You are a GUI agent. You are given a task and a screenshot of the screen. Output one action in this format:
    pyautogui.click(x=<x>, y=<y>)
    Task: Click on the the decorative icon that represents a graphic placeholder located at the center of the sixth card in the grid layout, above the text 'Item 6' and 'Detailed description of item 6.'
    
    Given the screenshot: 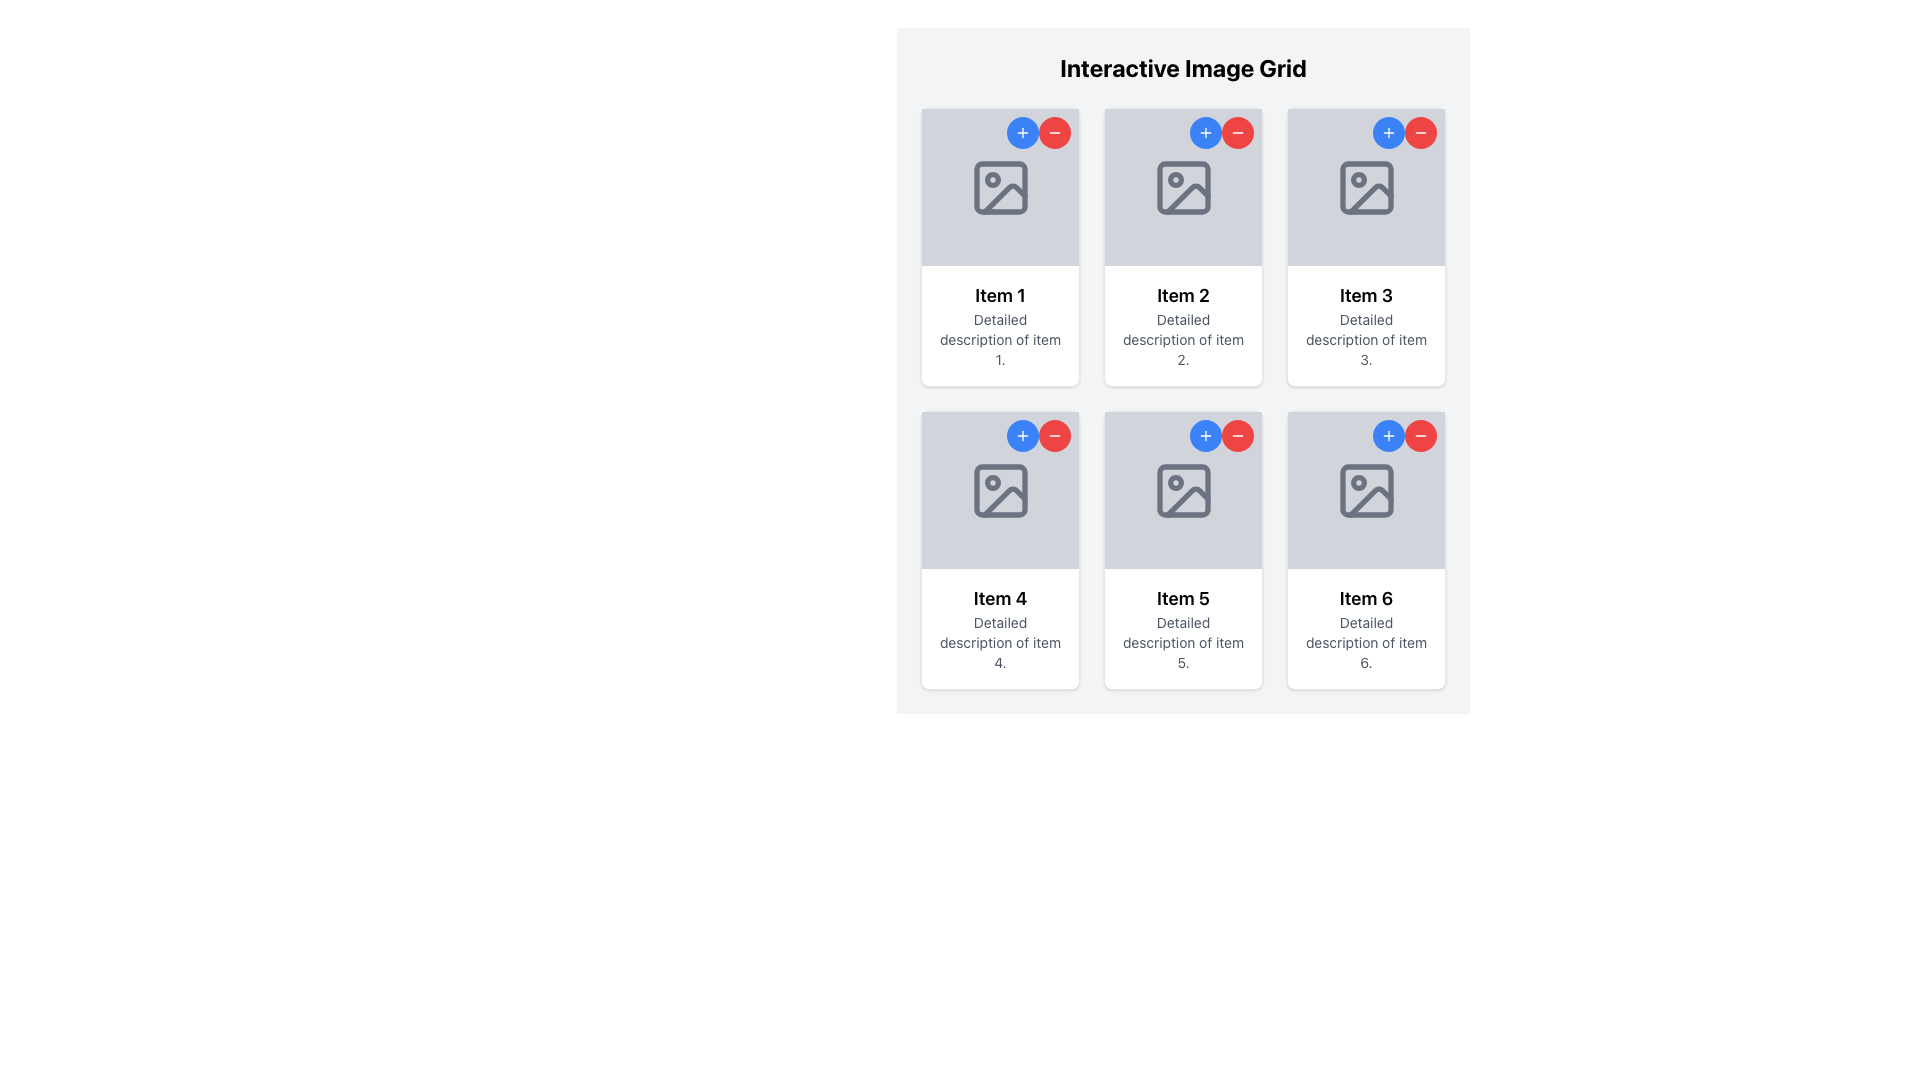 What is the action you would take?
    pyautogui.click(x=1365, y=490)
    